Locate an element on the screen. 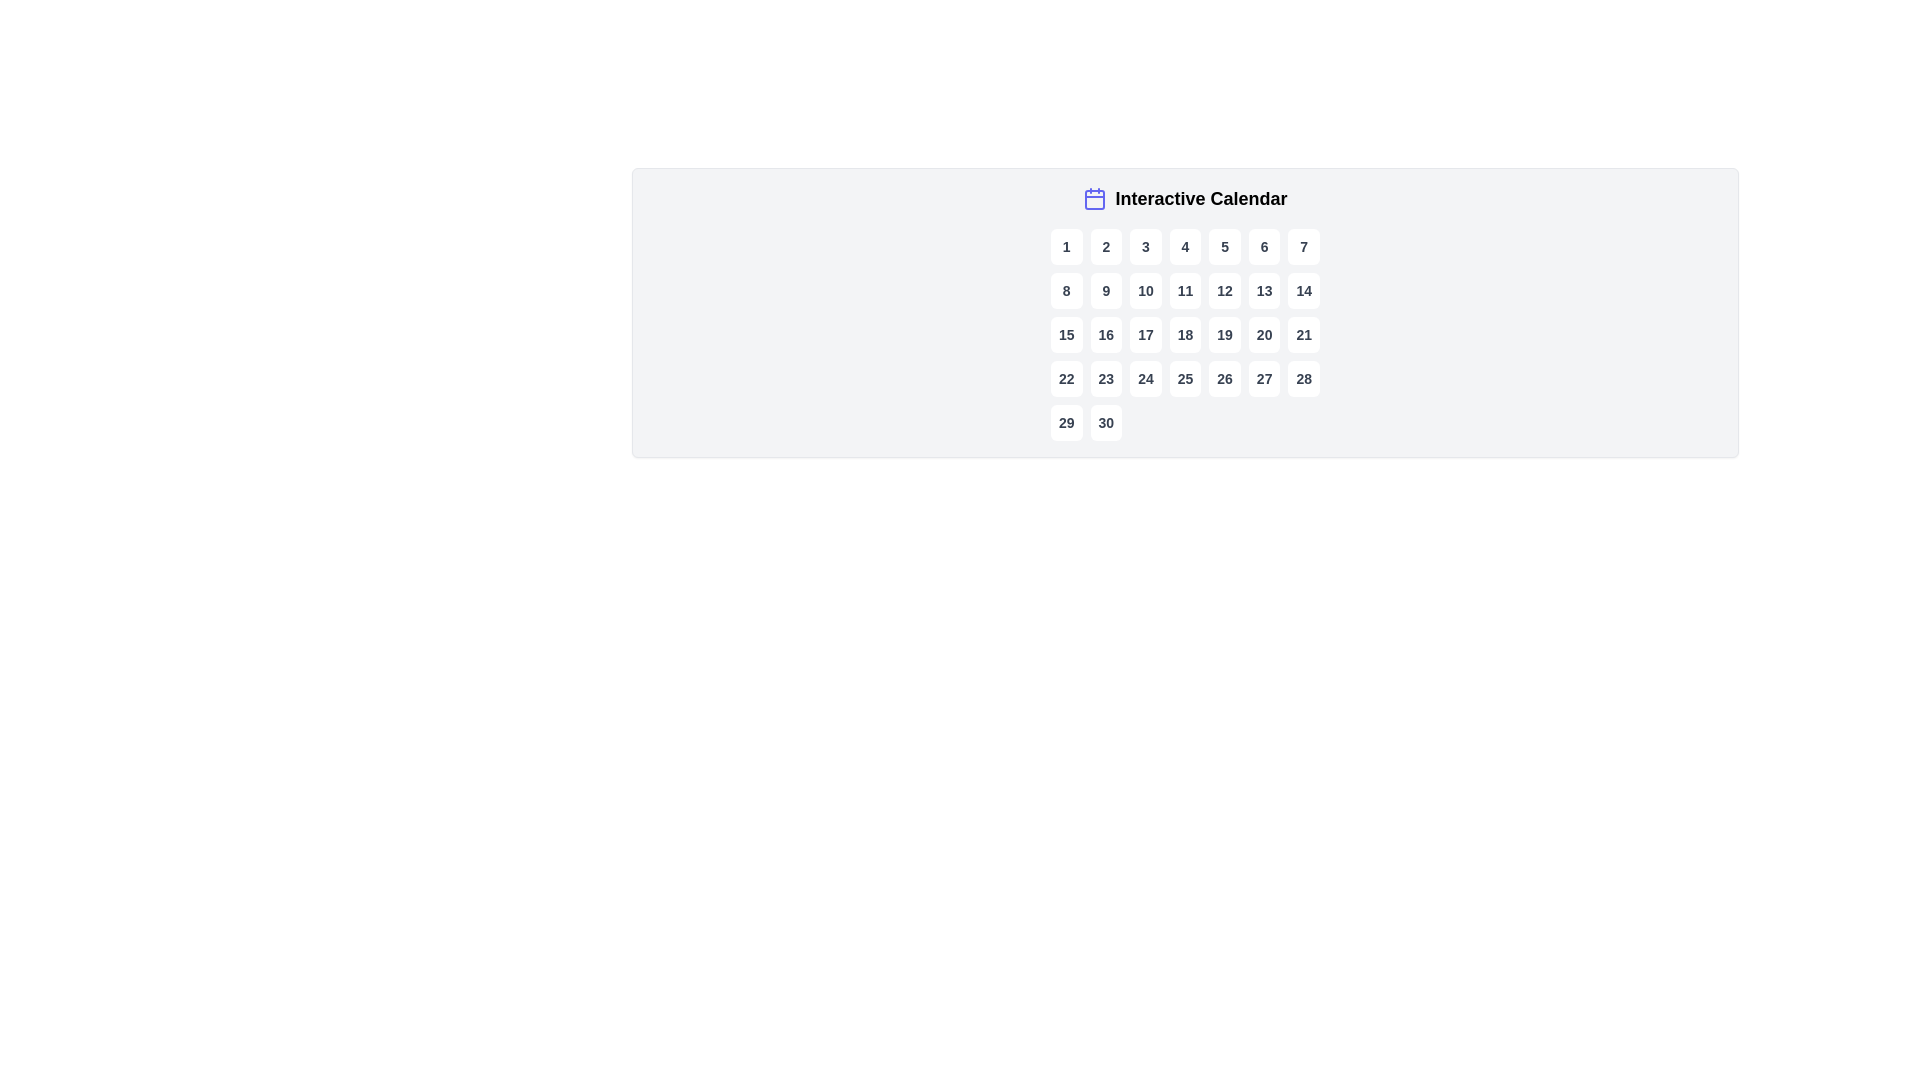 The width and height of the screenshot is (1920, 1080). the selectable day button located in the first row, seventh column of the calendar interface is located at coordinates (1304, 245).